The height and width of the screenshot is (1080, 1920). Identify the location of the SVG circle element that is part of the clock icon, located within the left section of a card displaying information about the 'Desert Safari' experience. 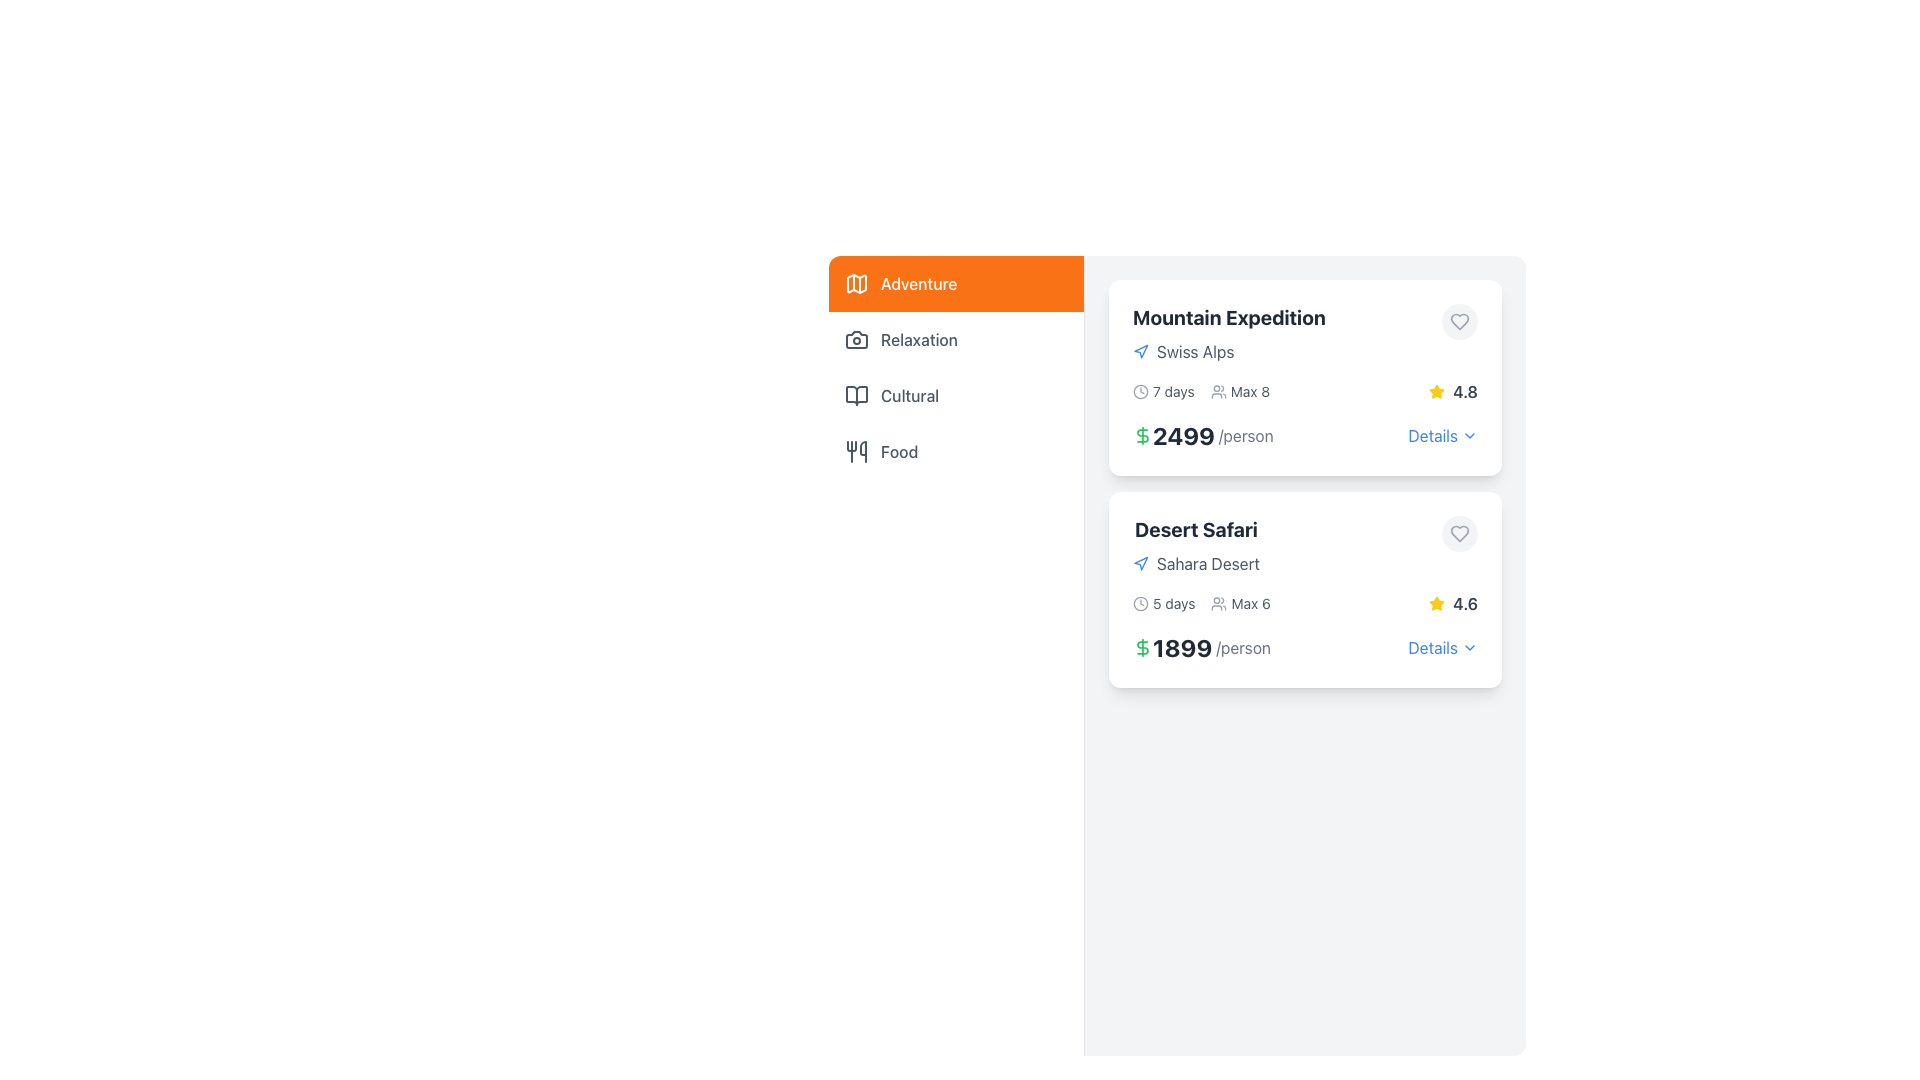
(1141, 603).